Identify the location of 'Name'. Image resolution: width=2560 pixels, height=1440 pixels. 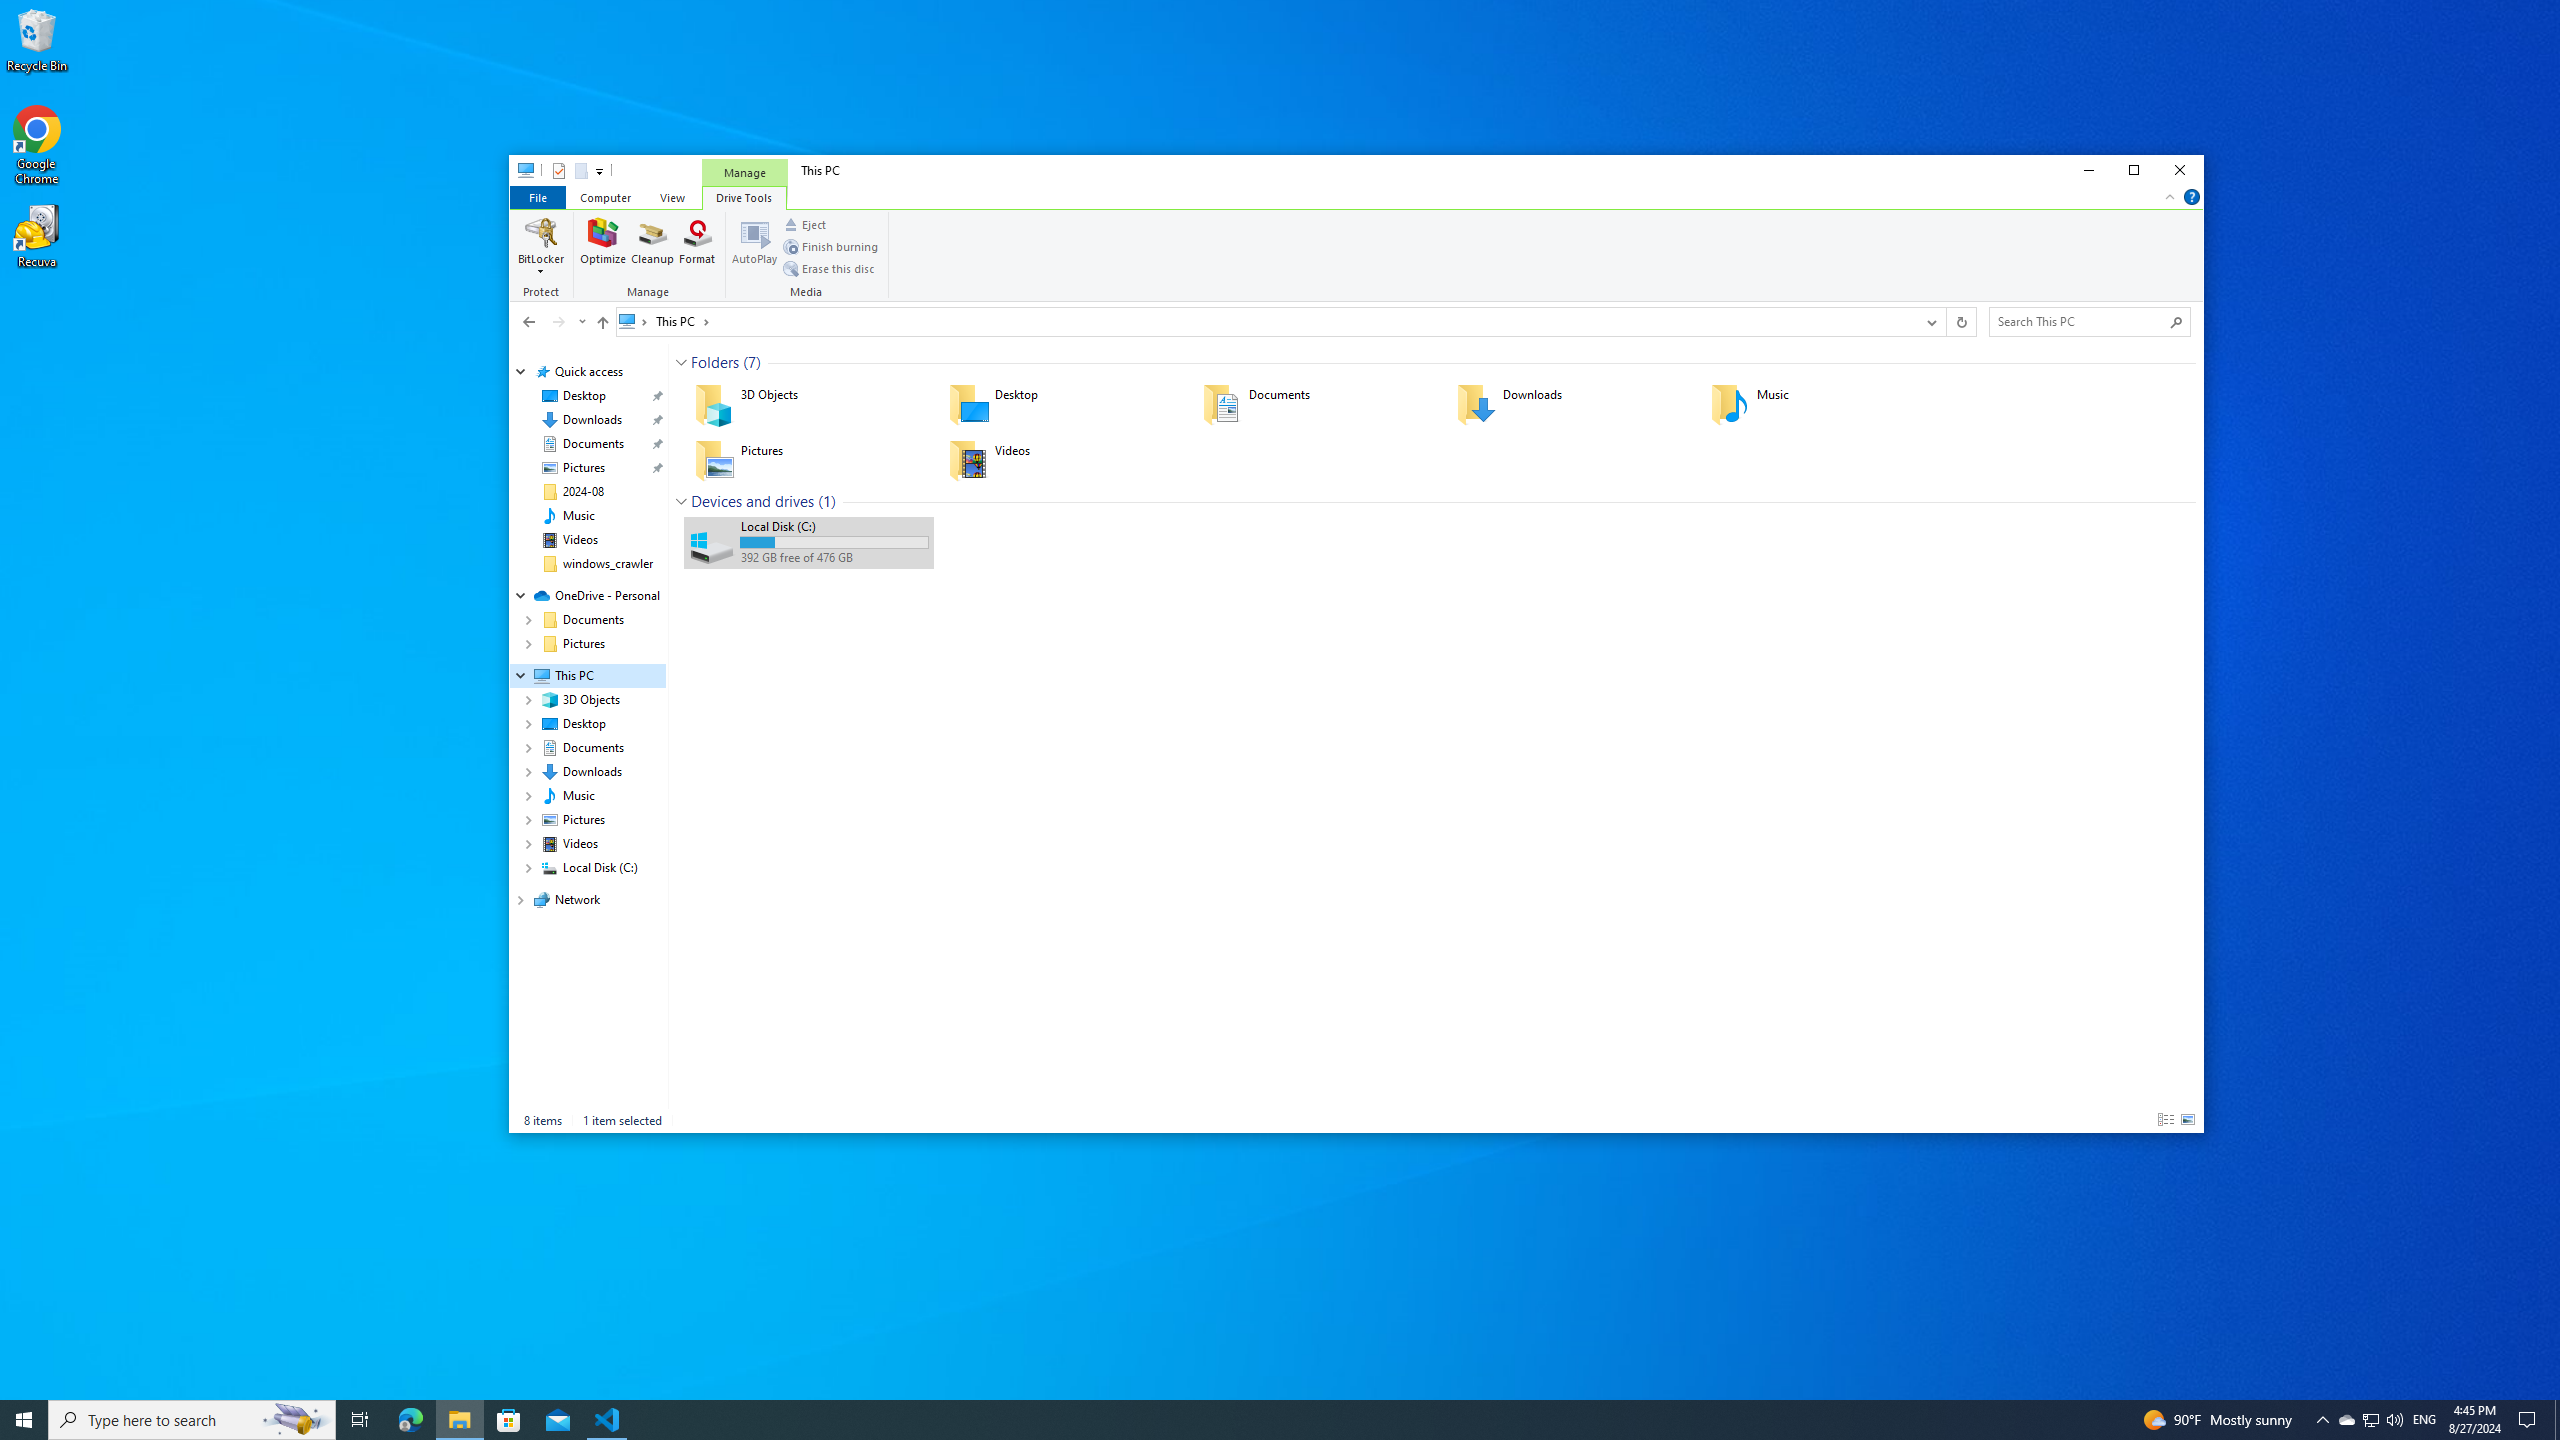
(833, 526).